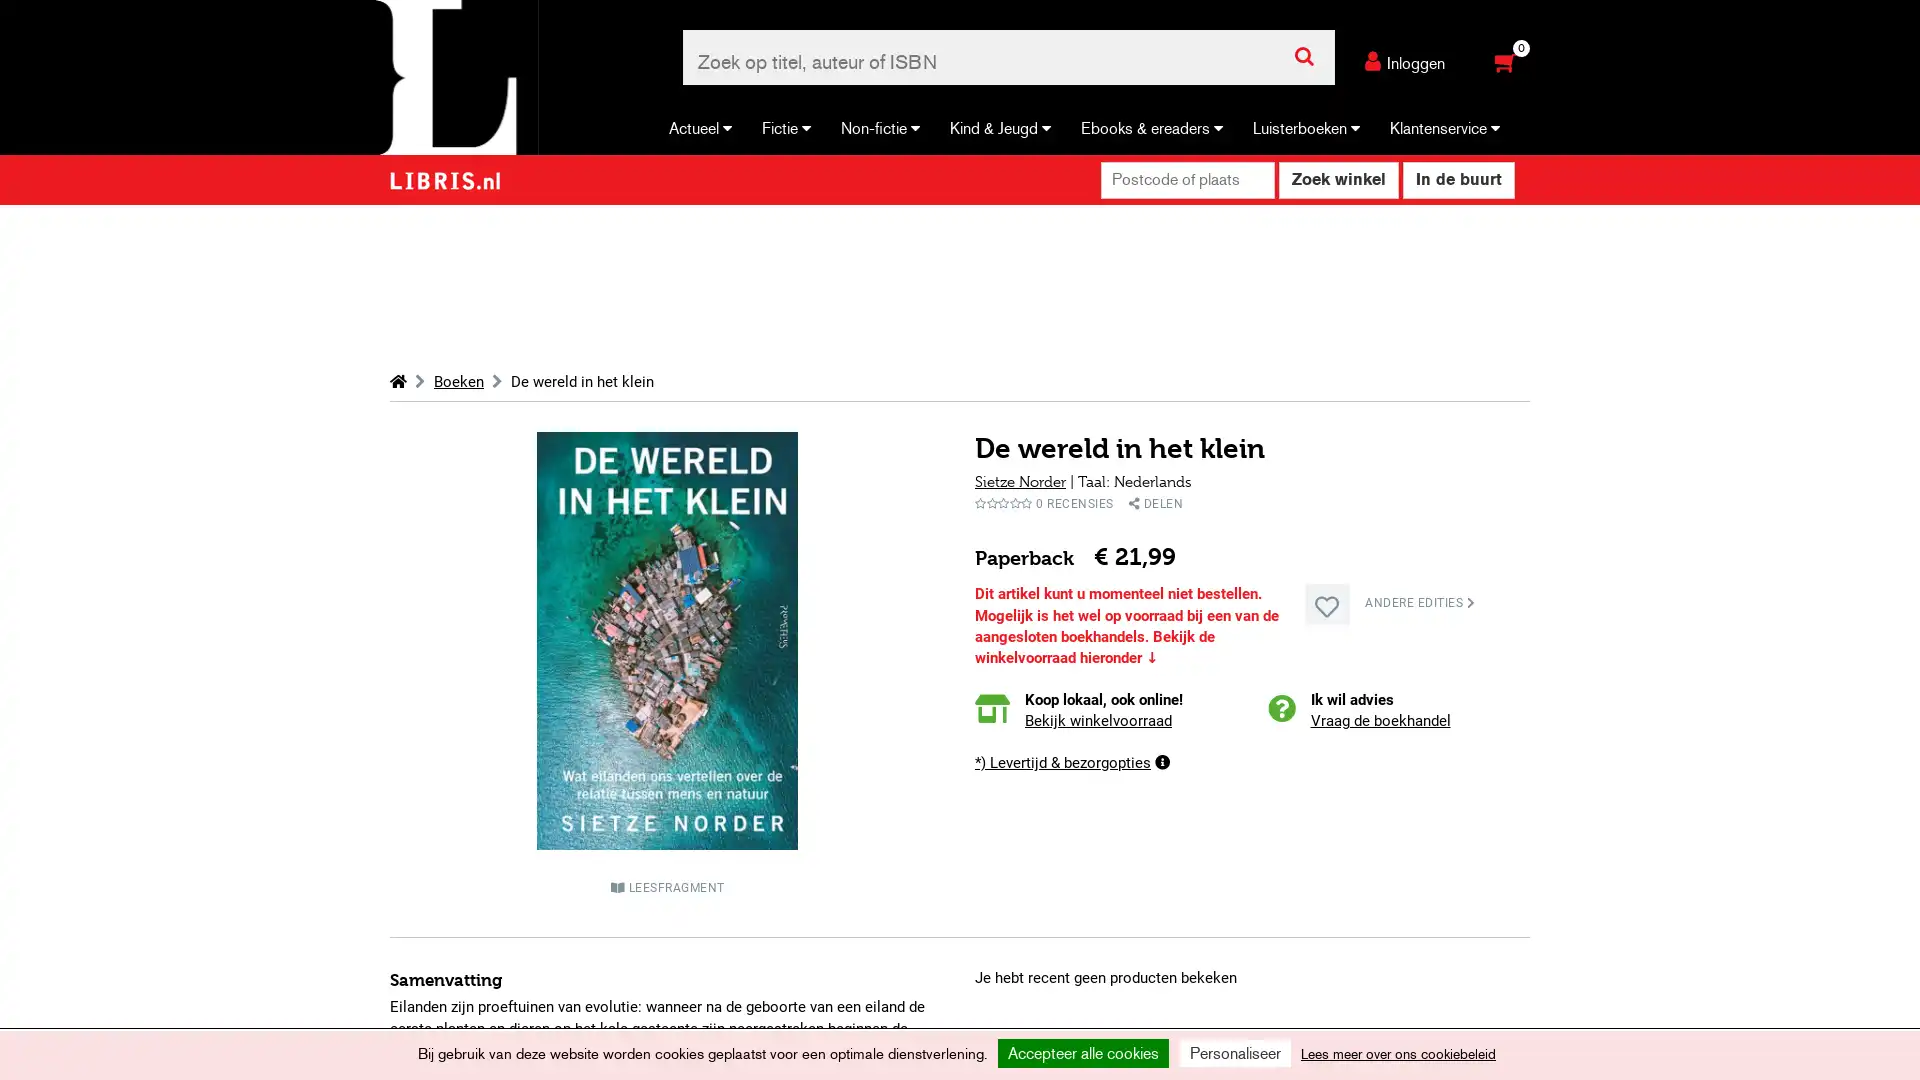 Image resolution: width=1920 pixels, height=1080 pixels. I want to click on Accepteer alle cookies, so click(1082, 1052).